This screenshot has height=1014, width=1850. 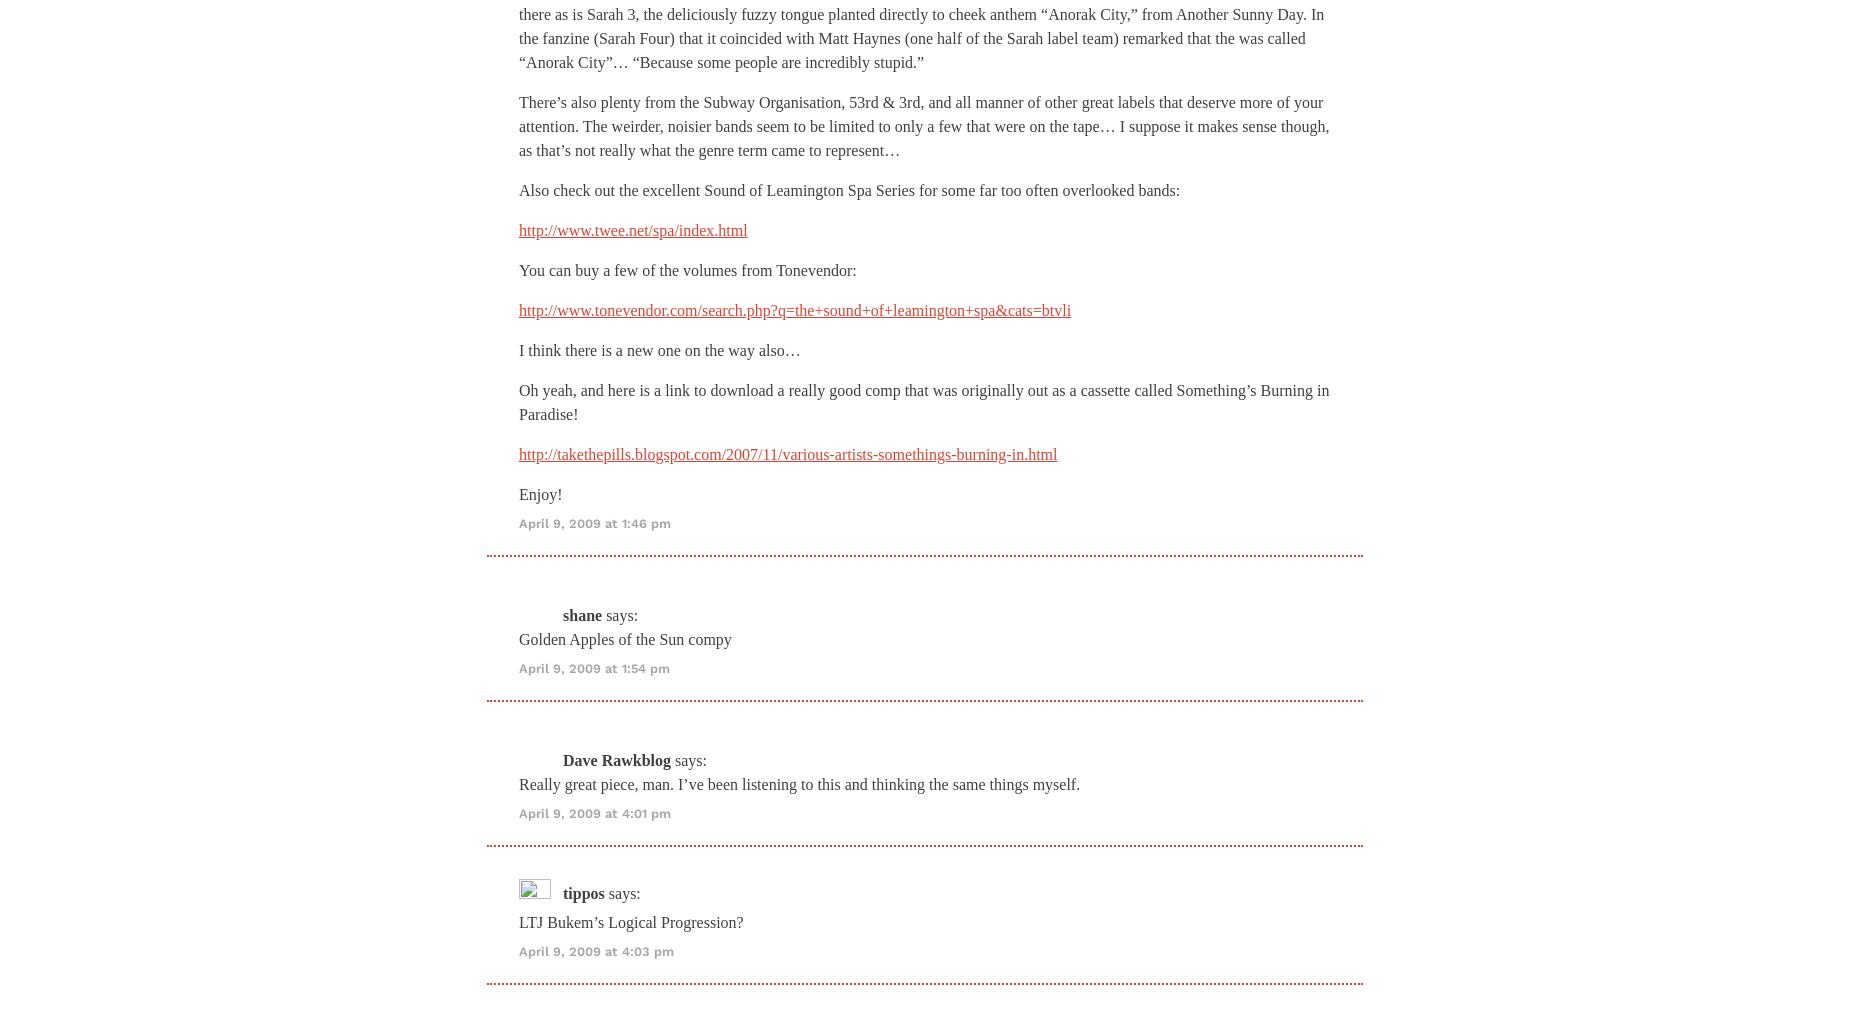 I want to click on 'Enjoy!', so click(x=540, y=493).